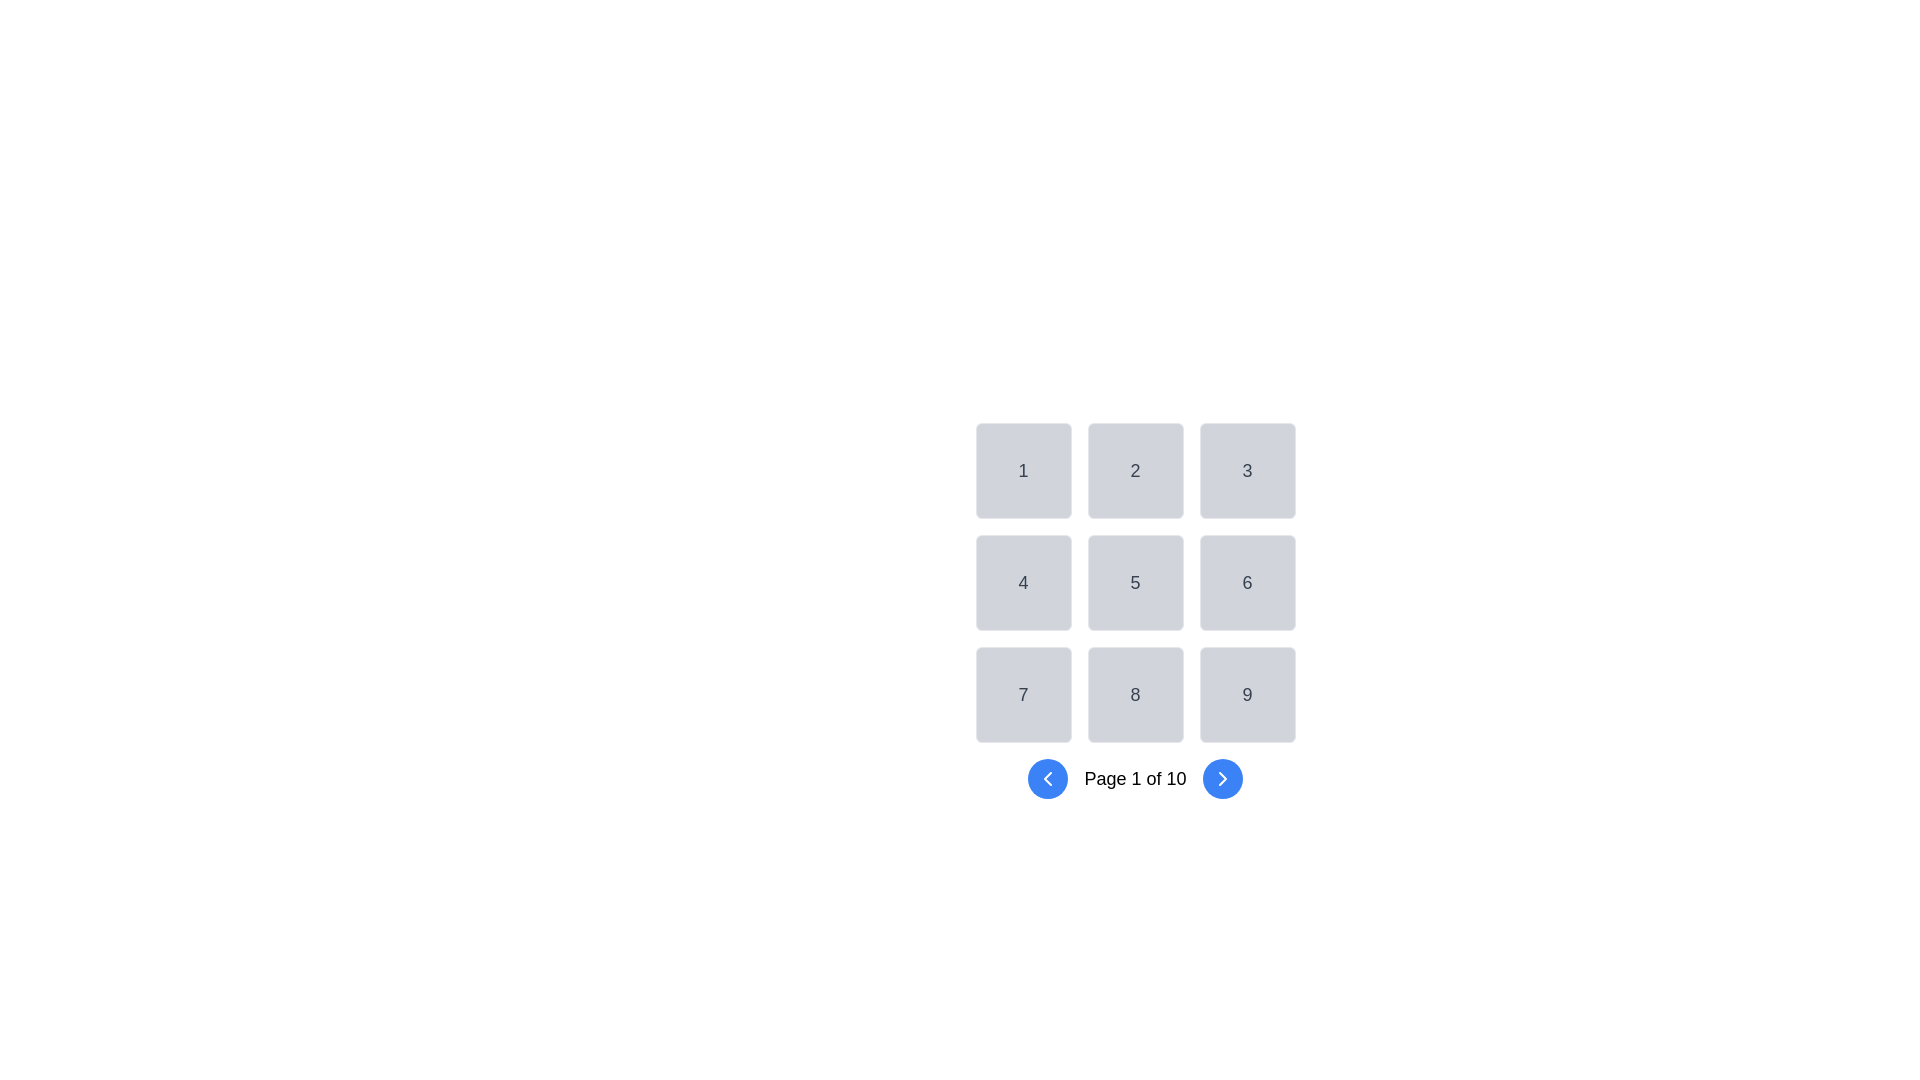  I want to click on the static display element showing the digit '5', which is located in the second row and second column of a 3x3 grid layout, so click(1135, 582).